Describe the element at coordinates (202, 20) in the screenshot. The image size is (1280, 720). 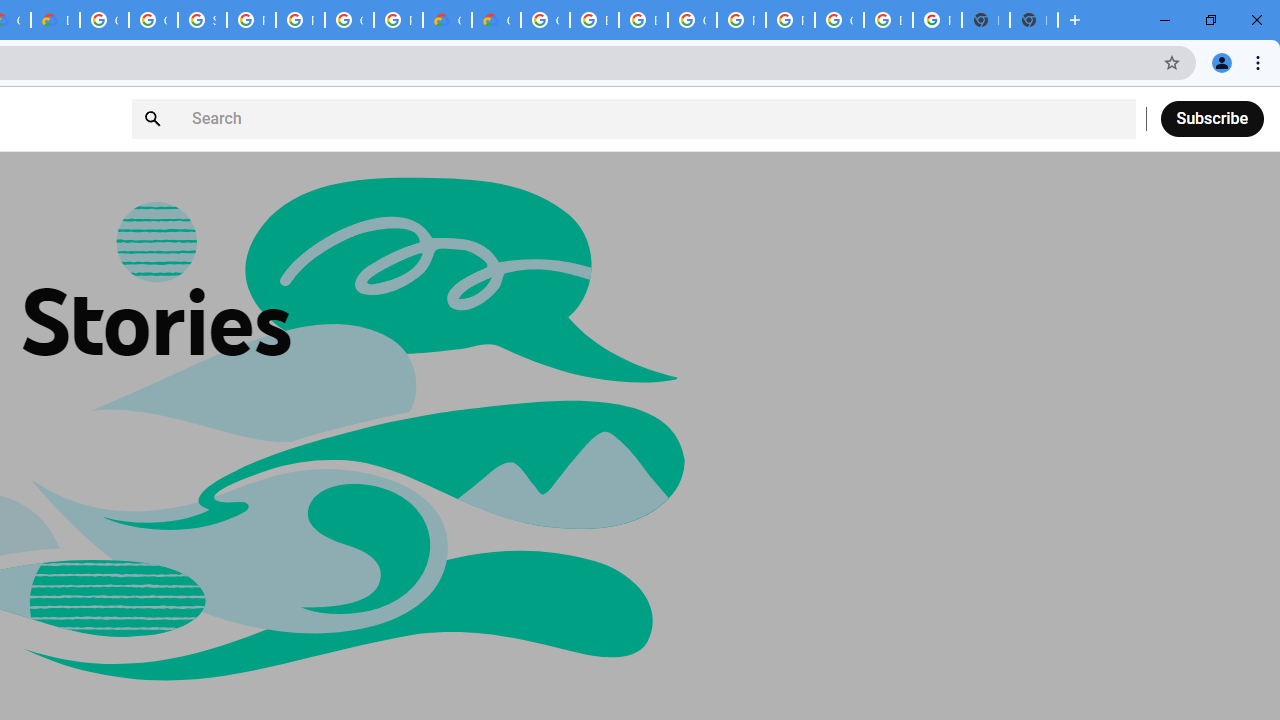
I see `'Sign in - Google Accounts'` at that location.